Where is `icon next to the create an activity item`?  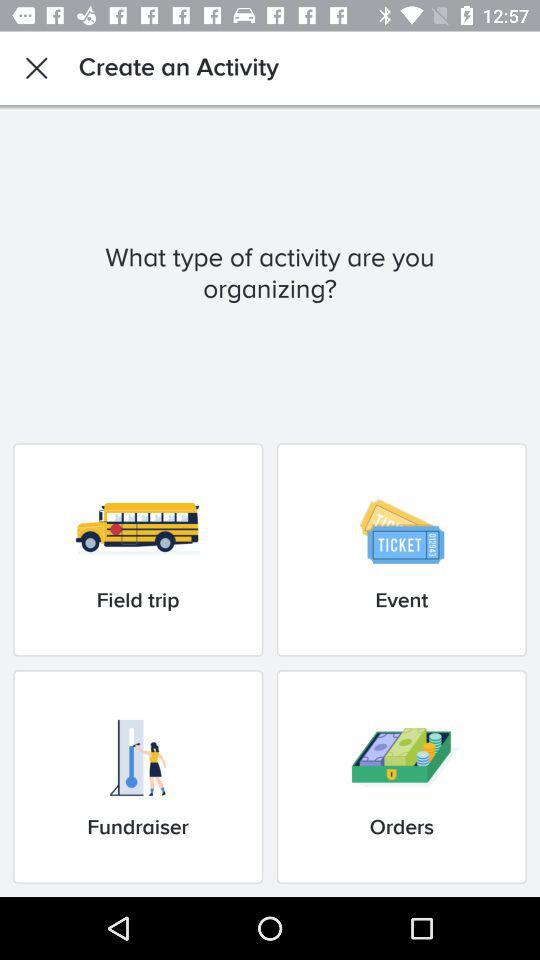 icon next to the create an activity item is located at coordinates (36, 68).